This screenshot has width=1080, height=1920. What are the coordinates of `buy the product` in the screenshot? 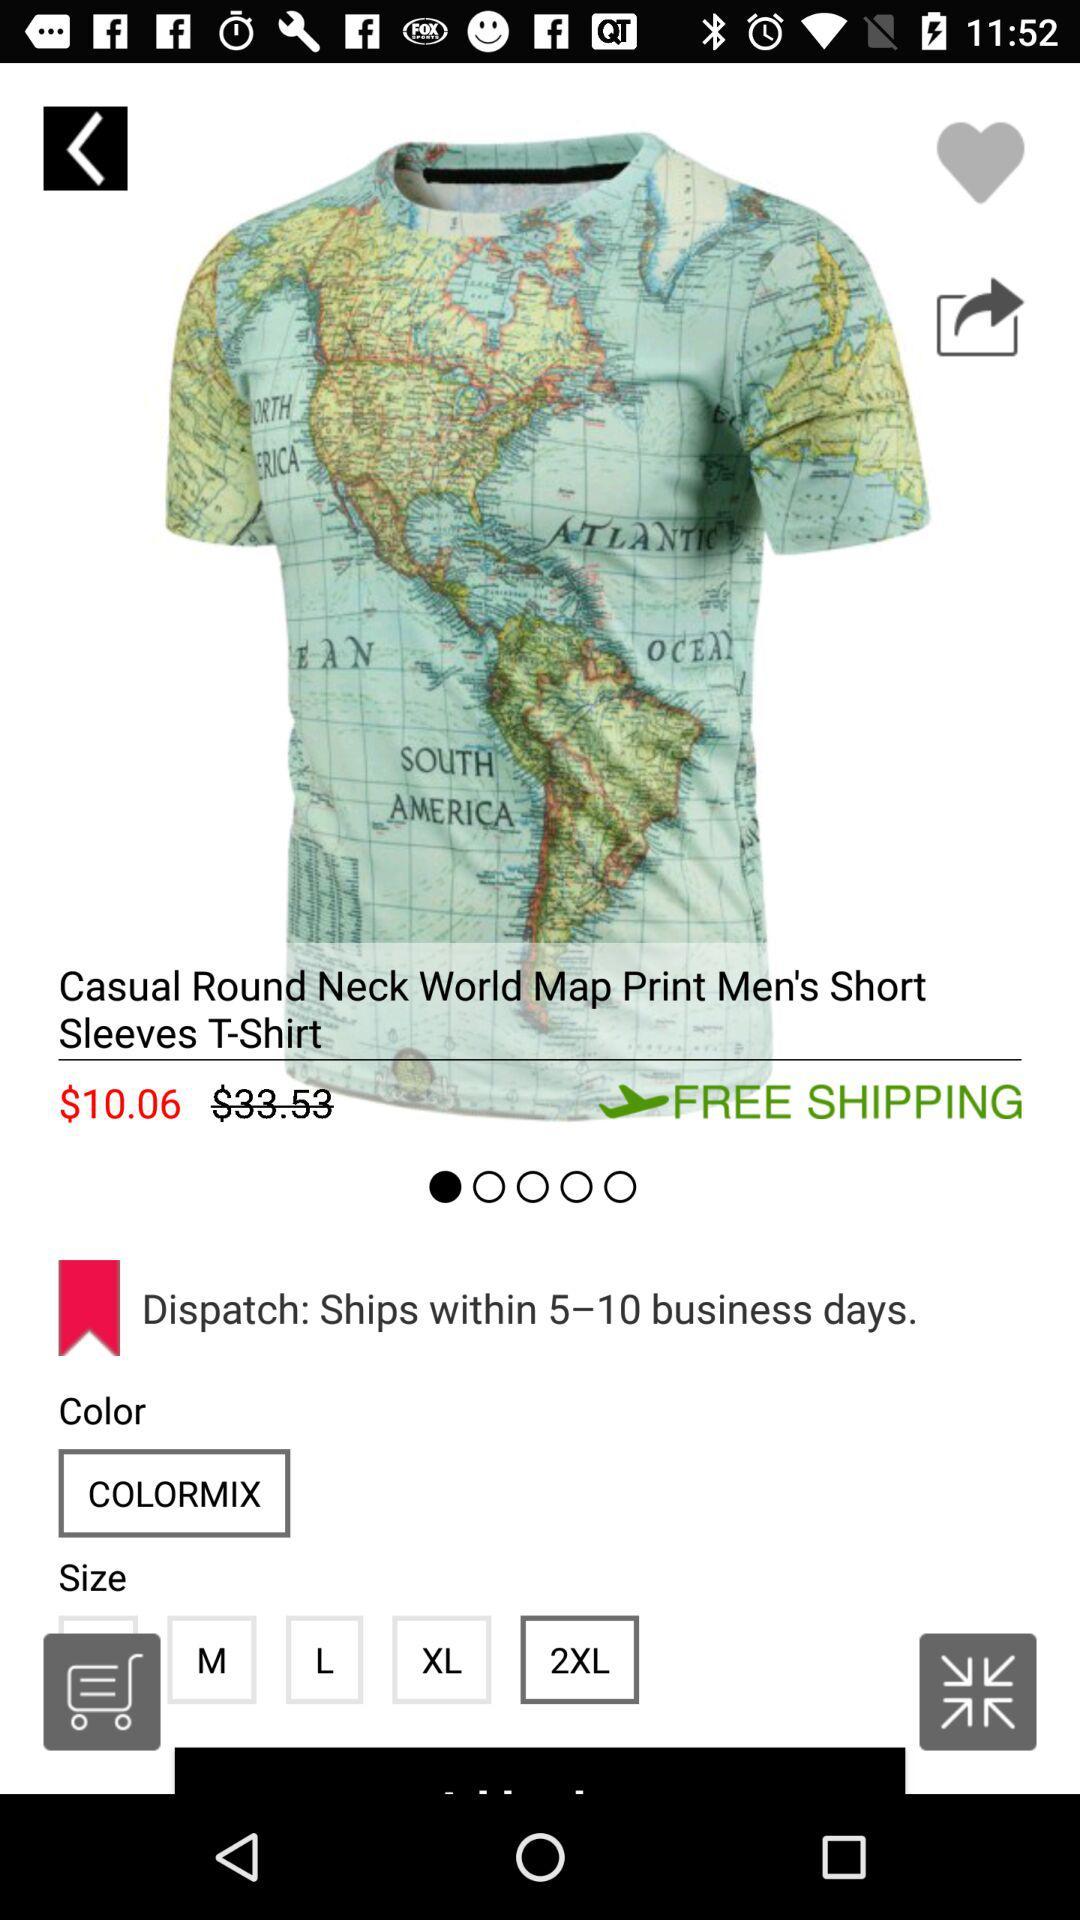 It's located at (979, 316).